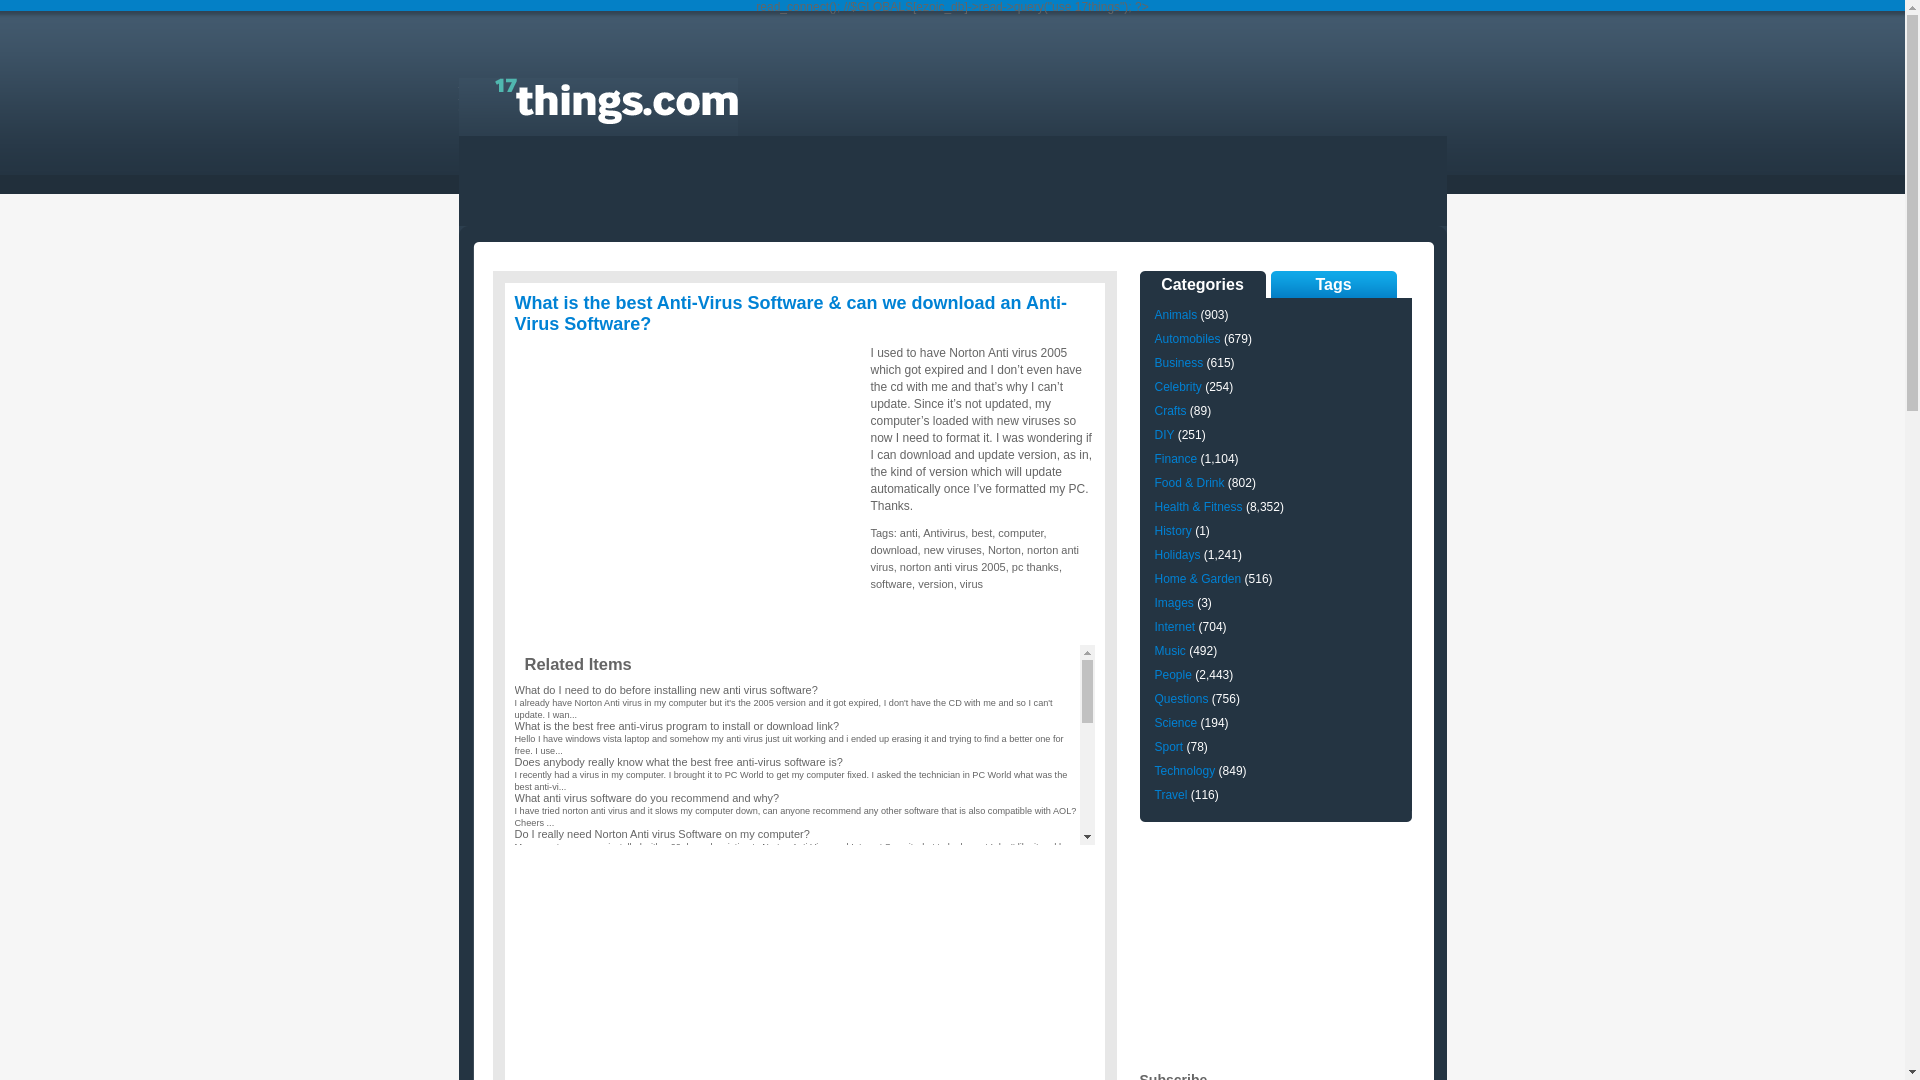 The width and height of the screenshot is (1920, 1080). I want to click on 'Finance', so click(1175, 459).